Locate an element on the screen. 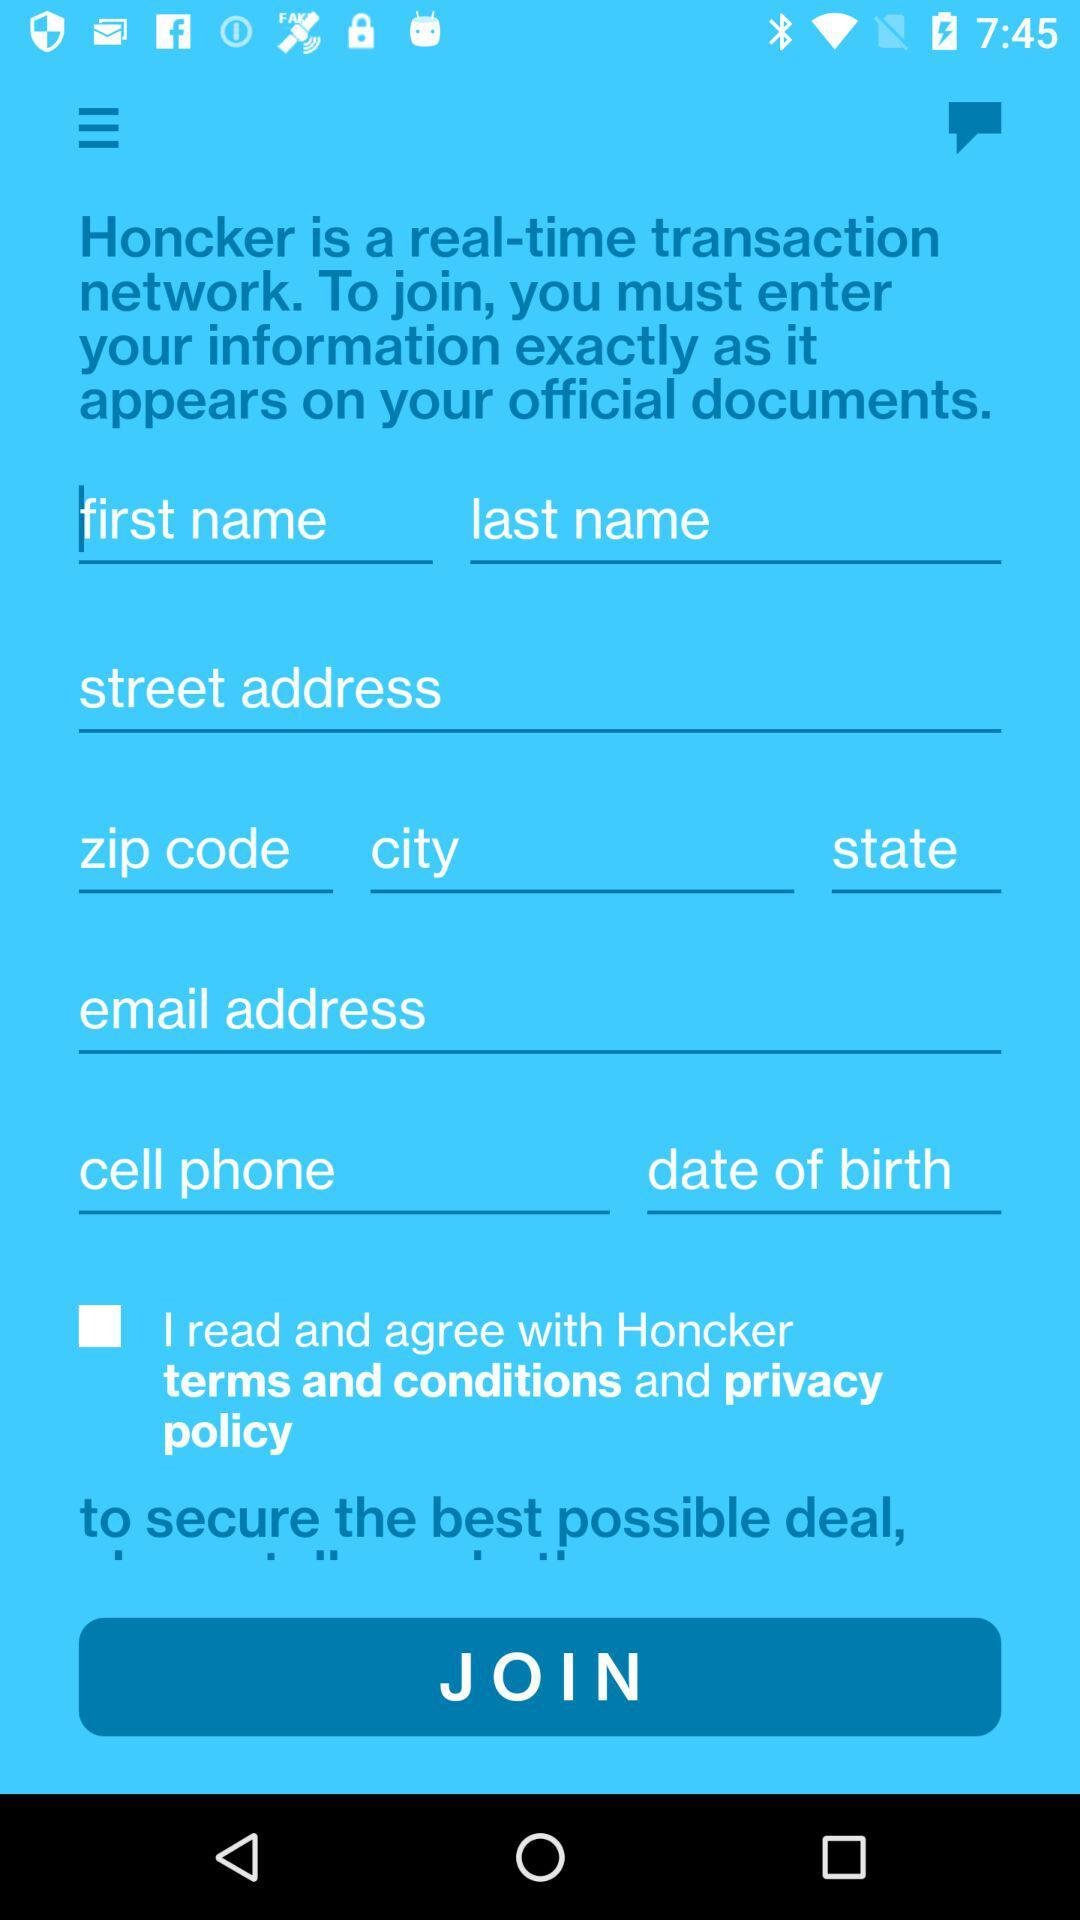 This screenshot has height=1920, width=1080. type in city is located at coordinates (824, 1168).